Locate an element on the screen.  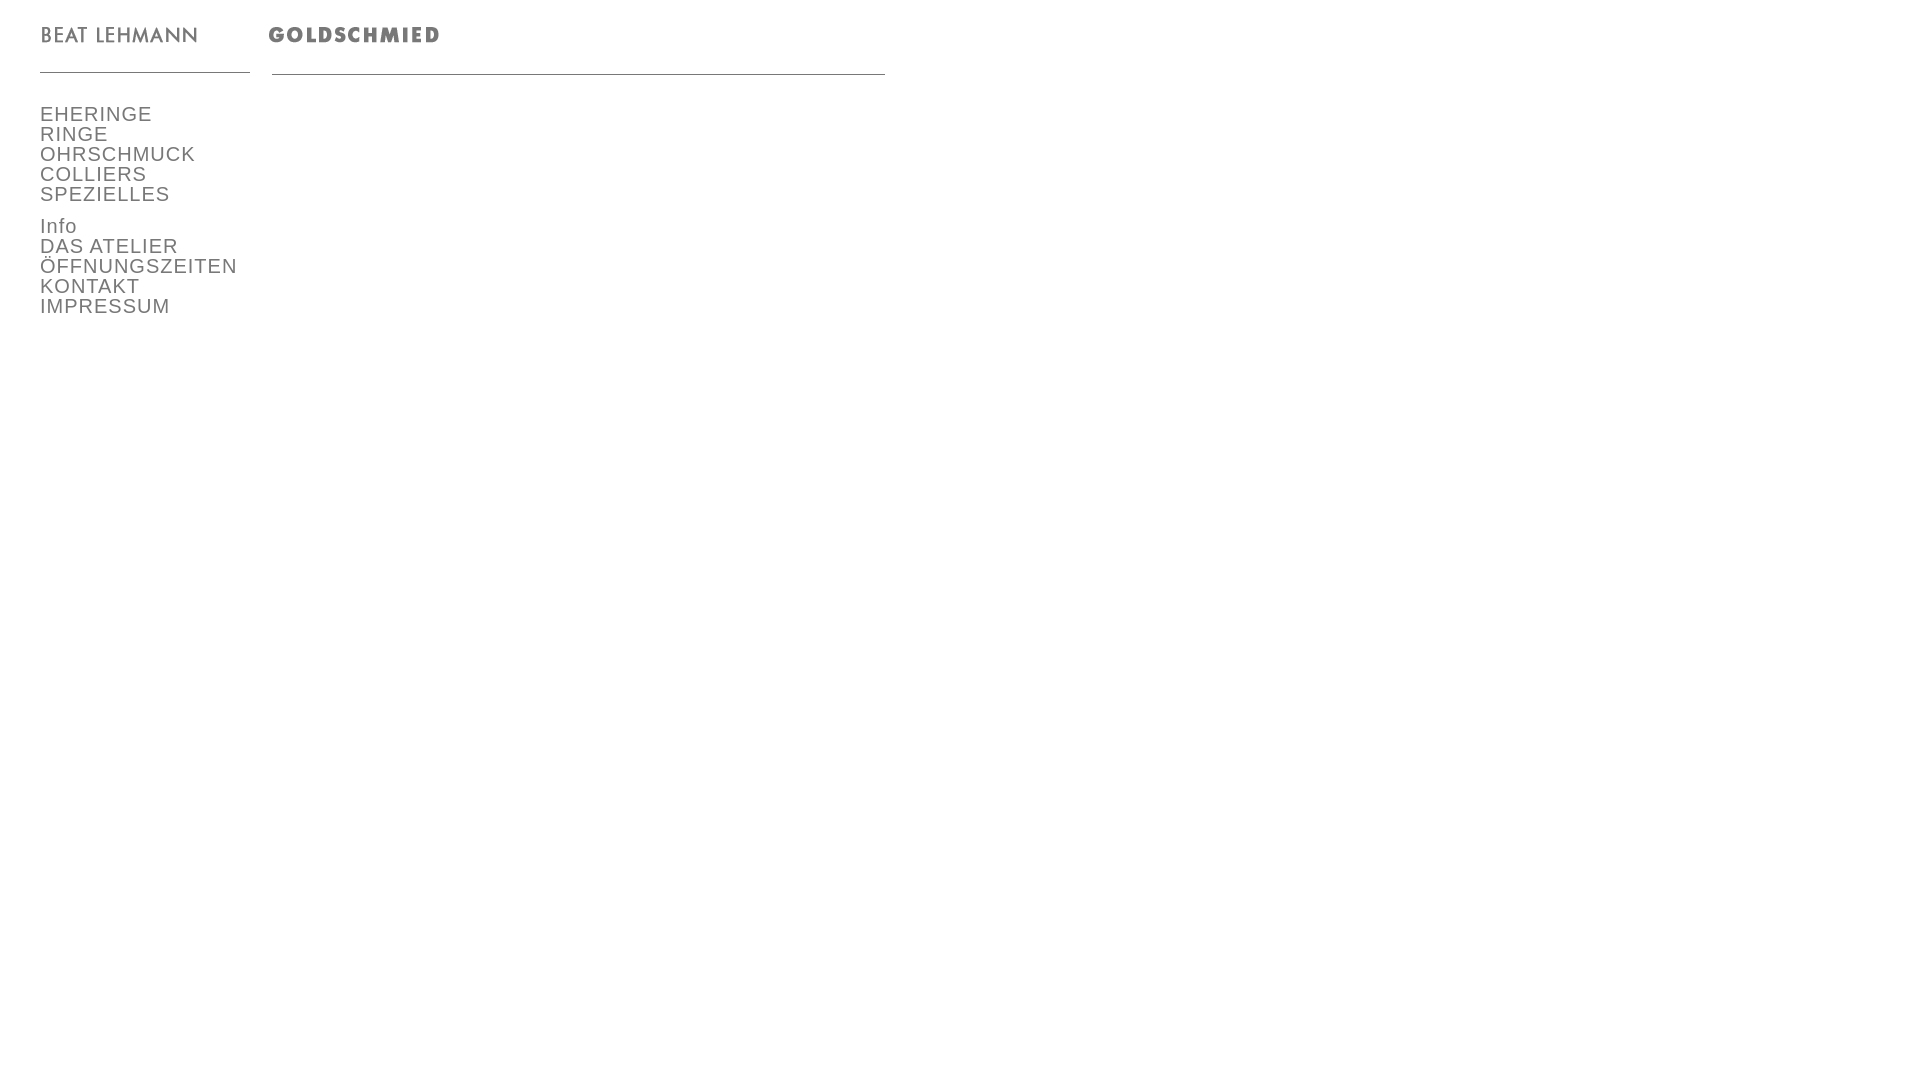
'OHRSCHMUCK' is located at coordinates (117, 153).